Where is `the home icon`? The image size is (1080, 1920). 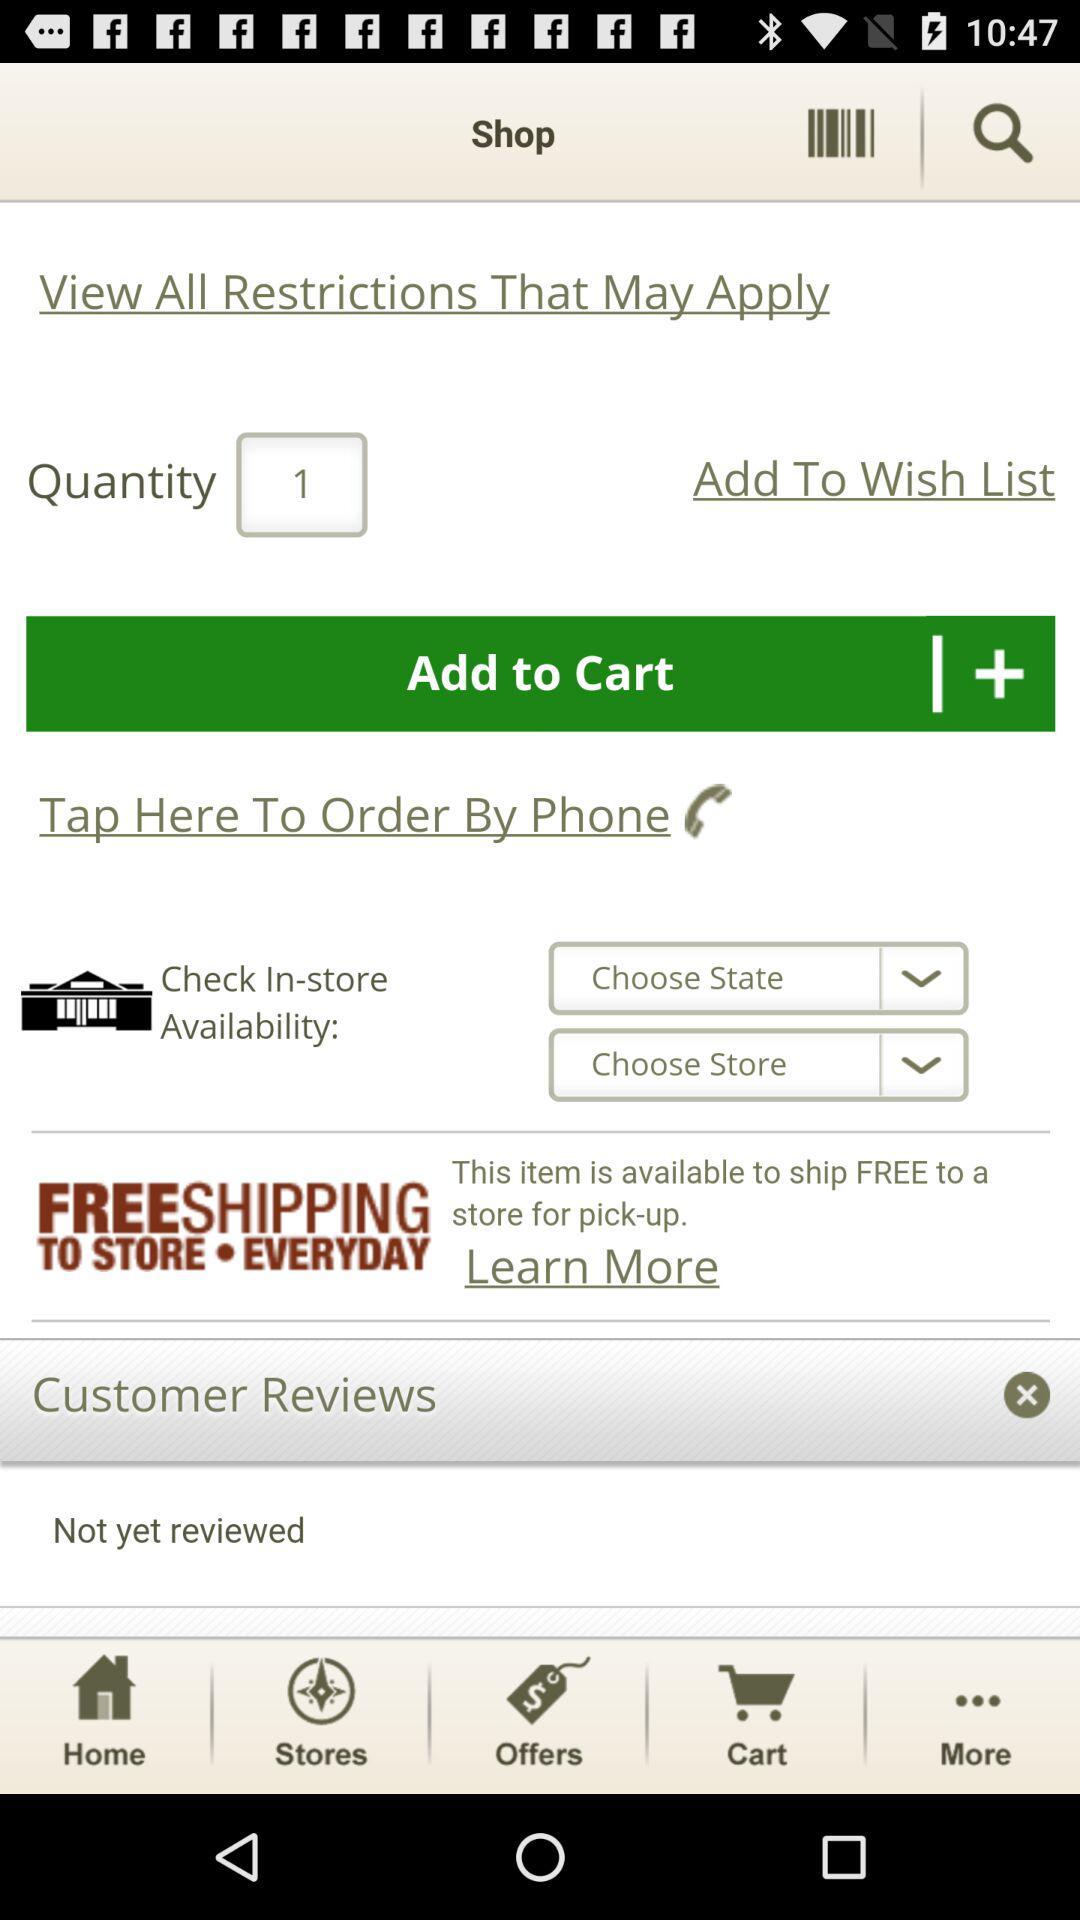 the home icon is located at coordinates (103, 1835).